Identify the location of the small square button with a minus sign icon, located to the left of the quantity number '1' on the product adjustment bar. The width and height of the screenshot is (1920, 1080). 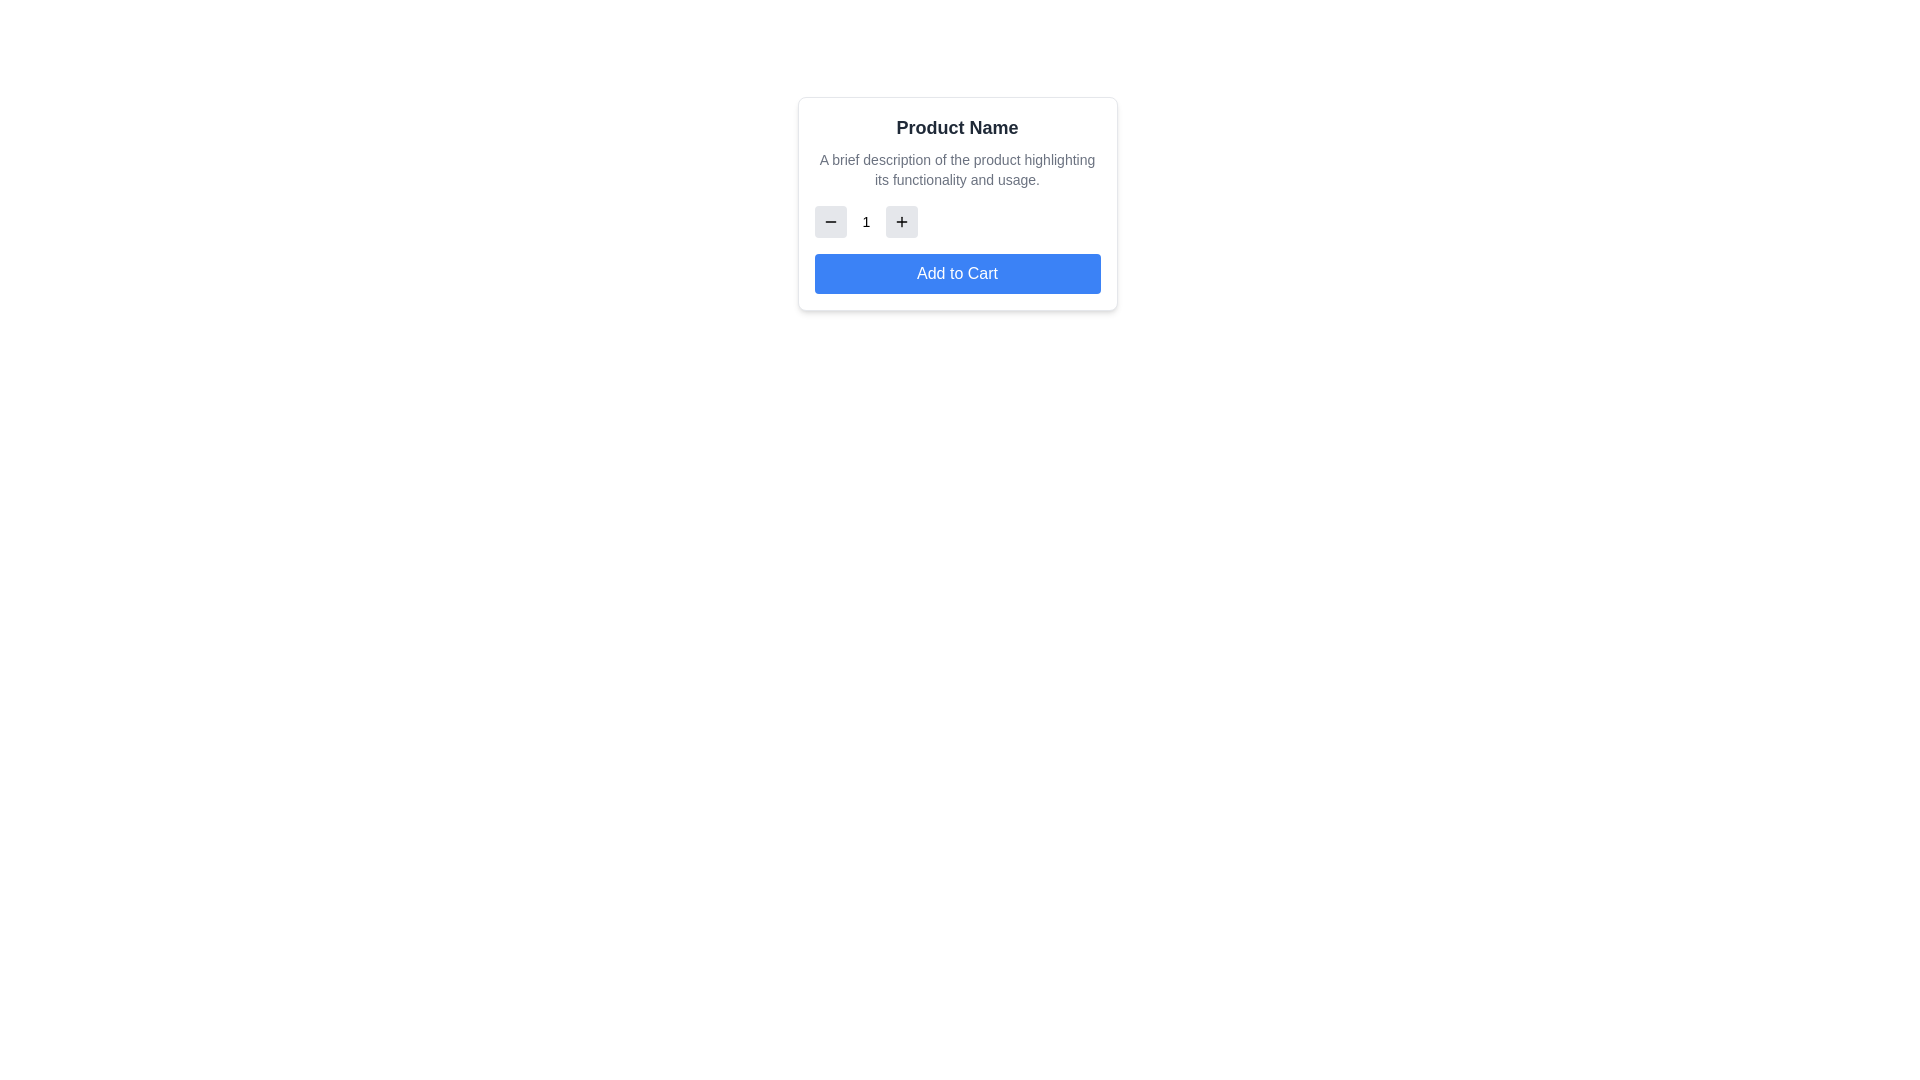
(830, 222).